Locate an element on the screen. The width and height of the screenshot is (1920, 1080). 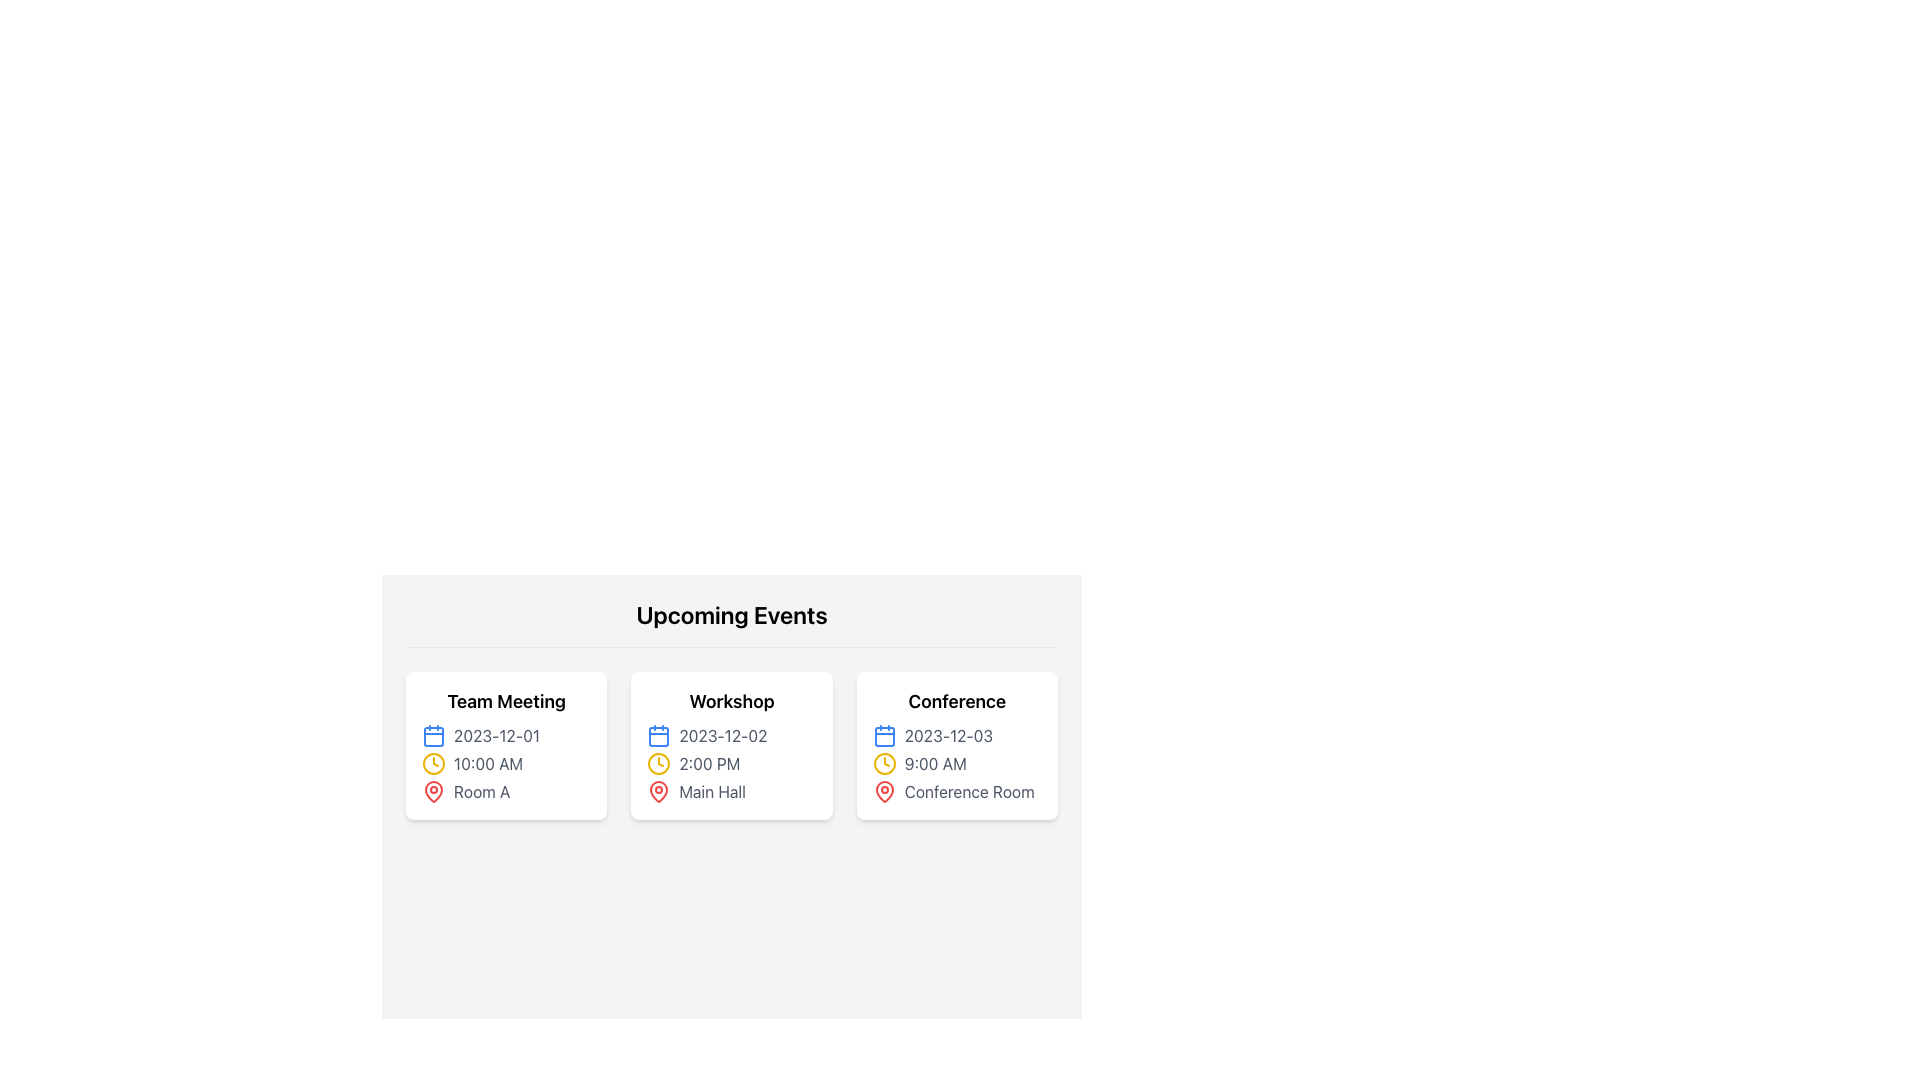
the location marker icon in the 'Team Meeting' card located near 'Room A' in the 'Upcoming Events' section is located at coordinates (432, 789).